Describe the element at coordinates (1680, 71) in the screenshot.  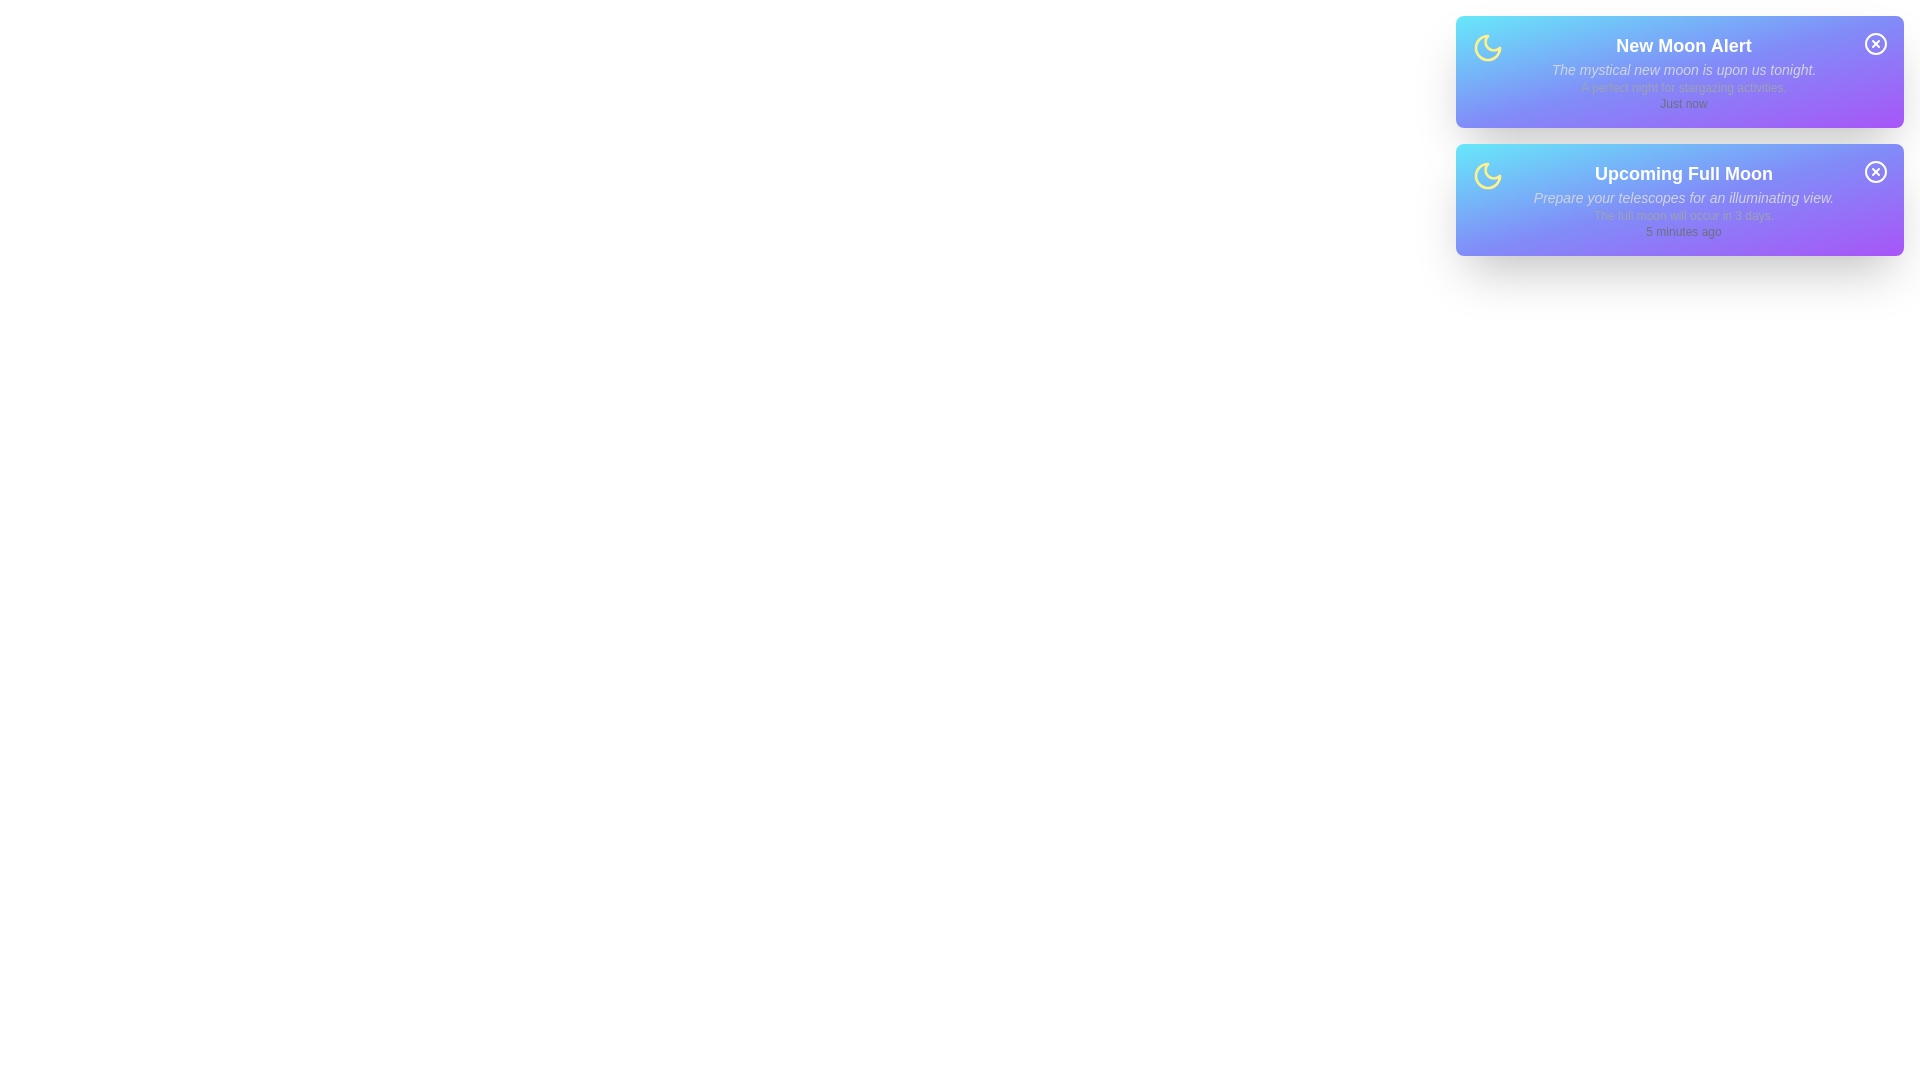
I see `the 'New Moon Alert' notification to focus on its details` at that location.